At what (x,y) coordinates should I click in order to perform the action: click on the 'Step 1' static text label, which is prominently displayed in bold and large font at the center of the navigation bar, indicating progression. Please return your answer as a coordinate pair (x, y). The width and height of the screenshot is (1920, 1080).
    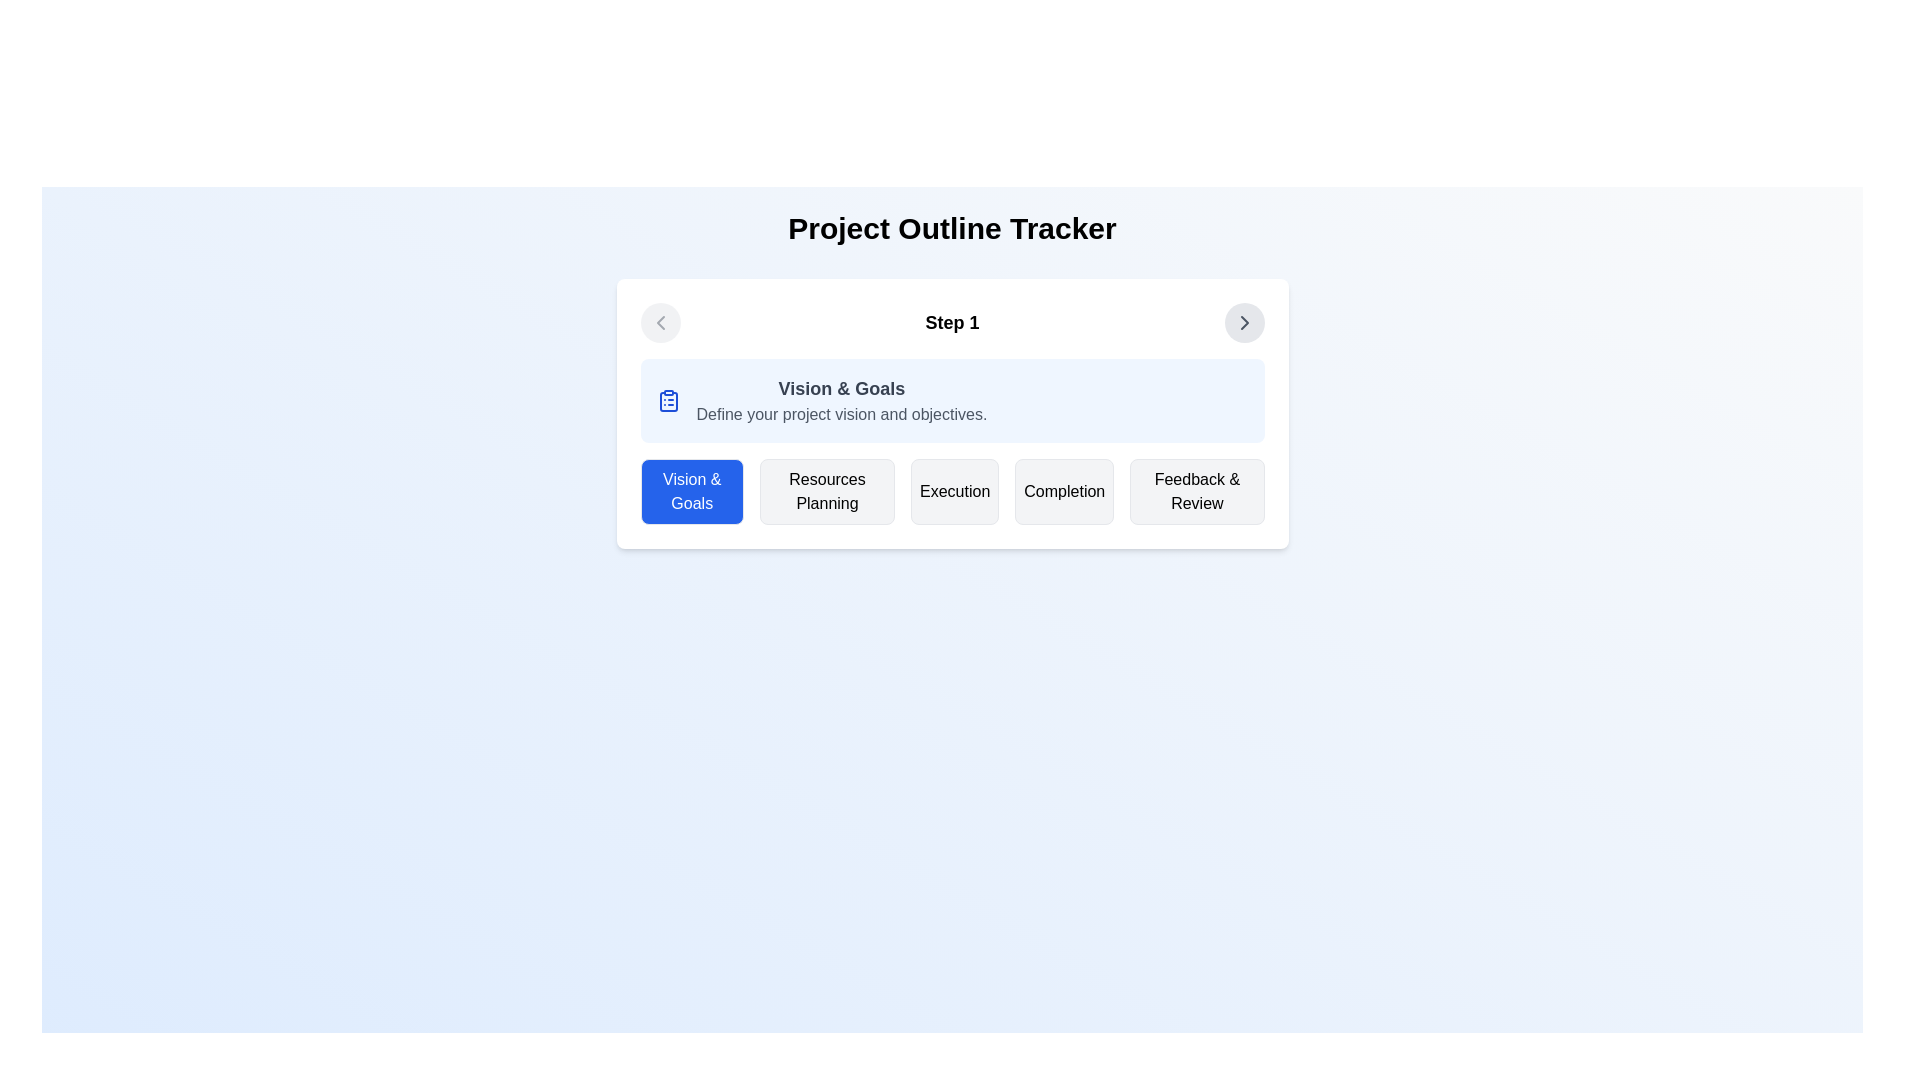
    Looking at the image, I should click on (951, 322).